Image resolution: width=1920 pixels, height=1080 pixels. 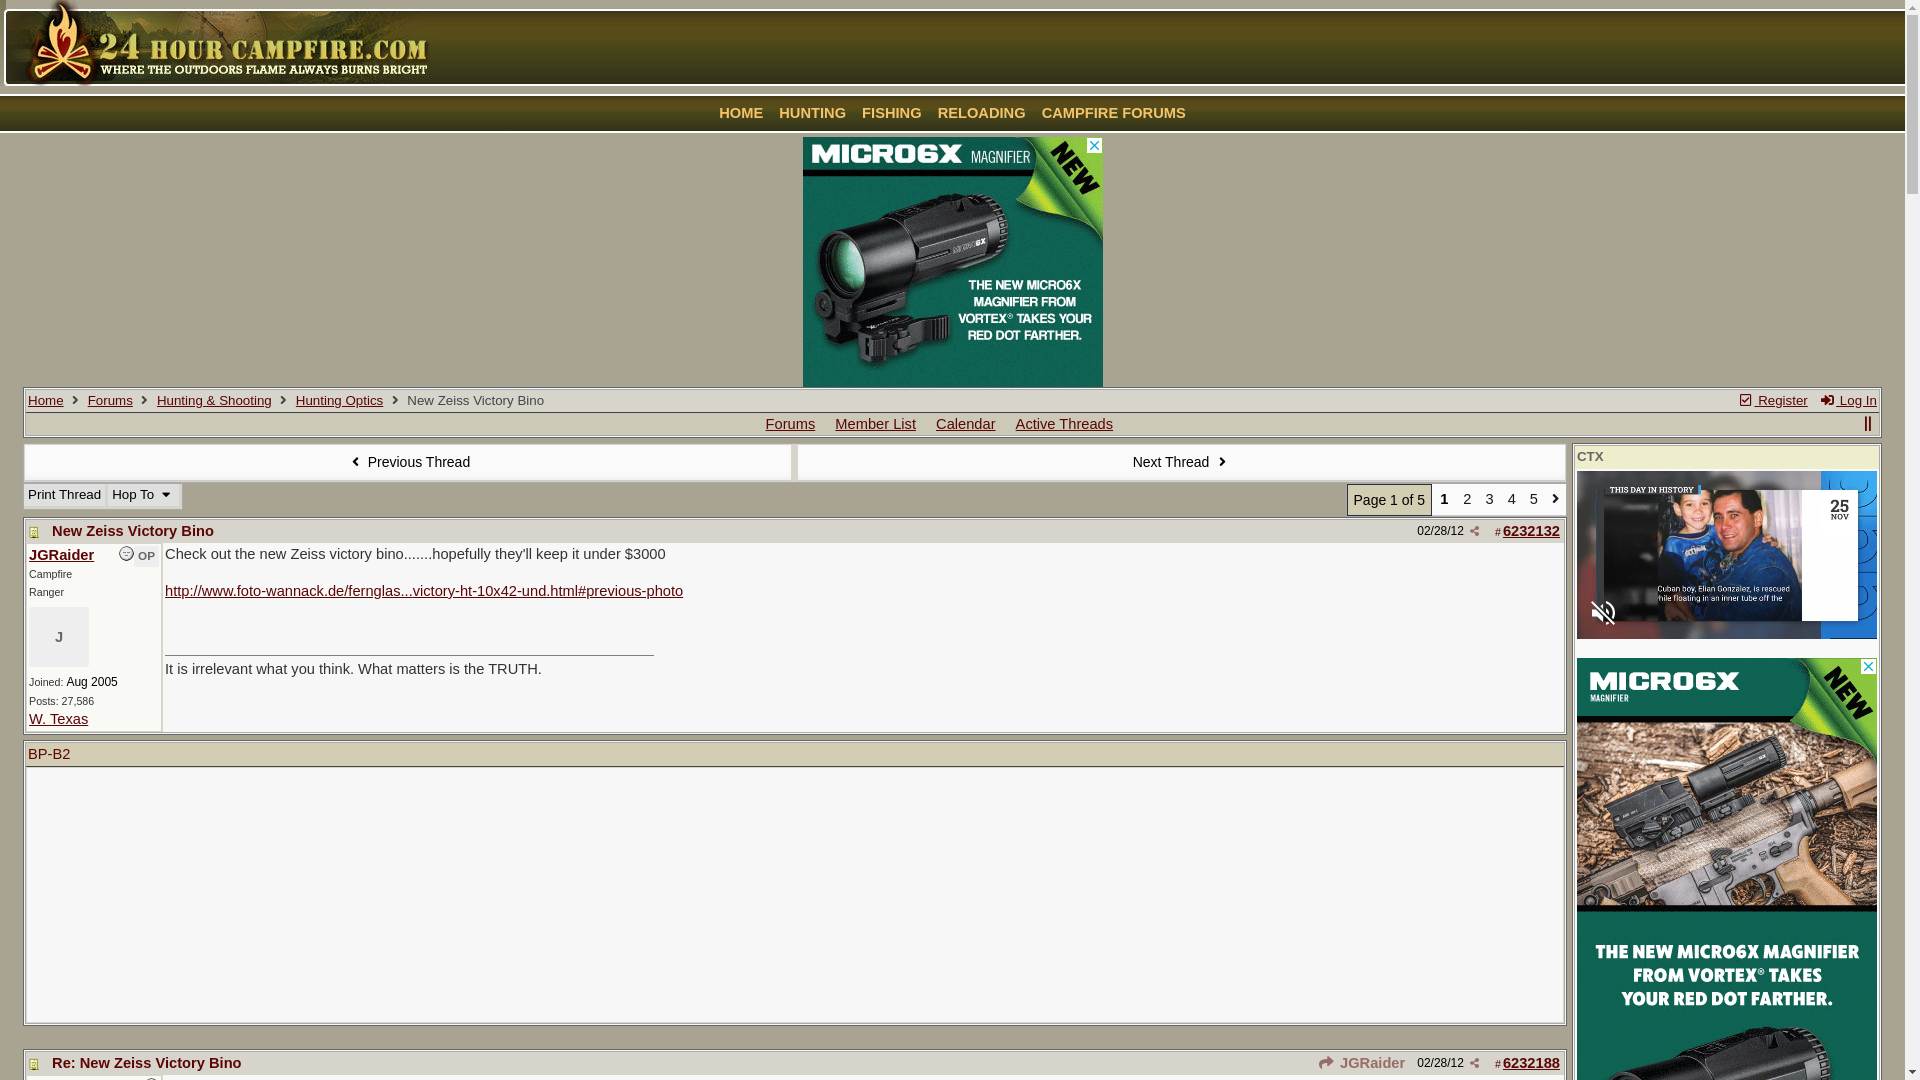 I want to click on 'Home', so click(x=46, y=400).